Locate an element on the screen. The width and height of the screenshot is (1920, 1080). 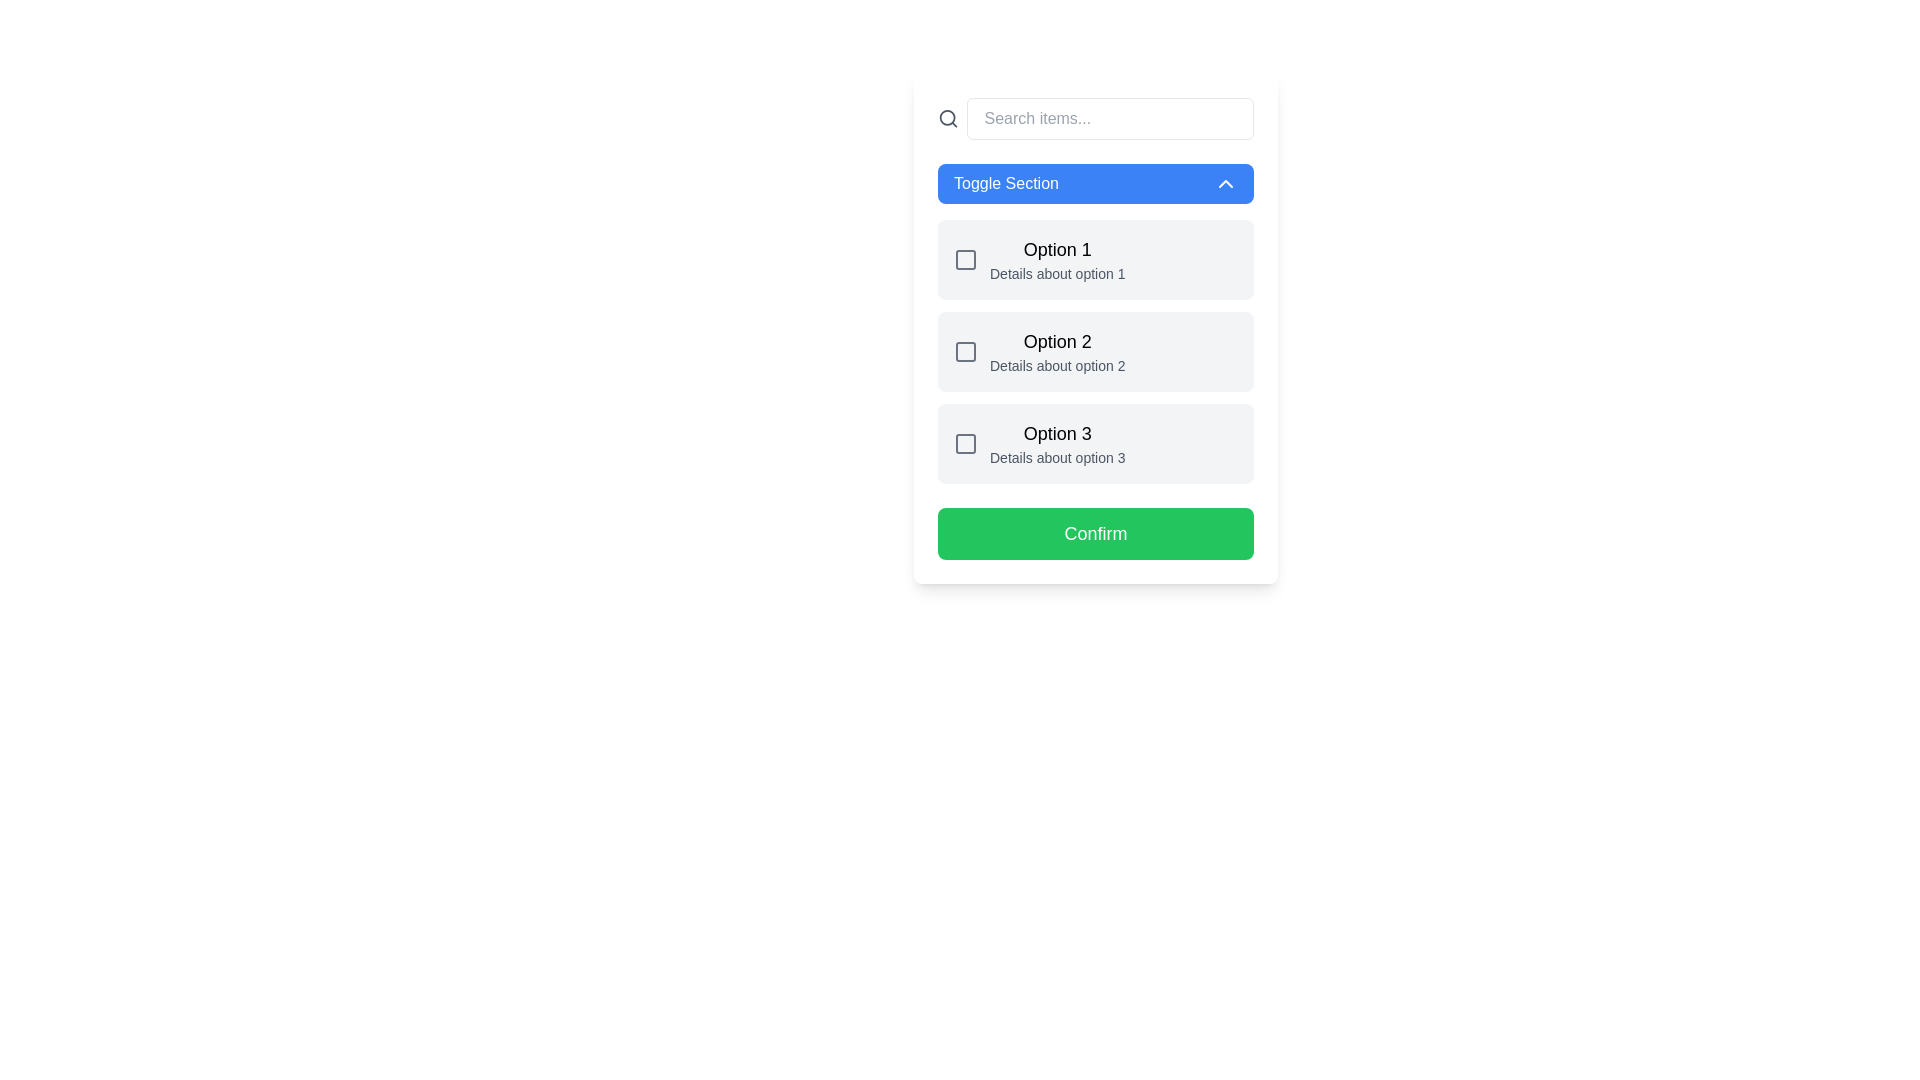
the checkbox in the list of selectable items is located at coordinates (1094, 350).